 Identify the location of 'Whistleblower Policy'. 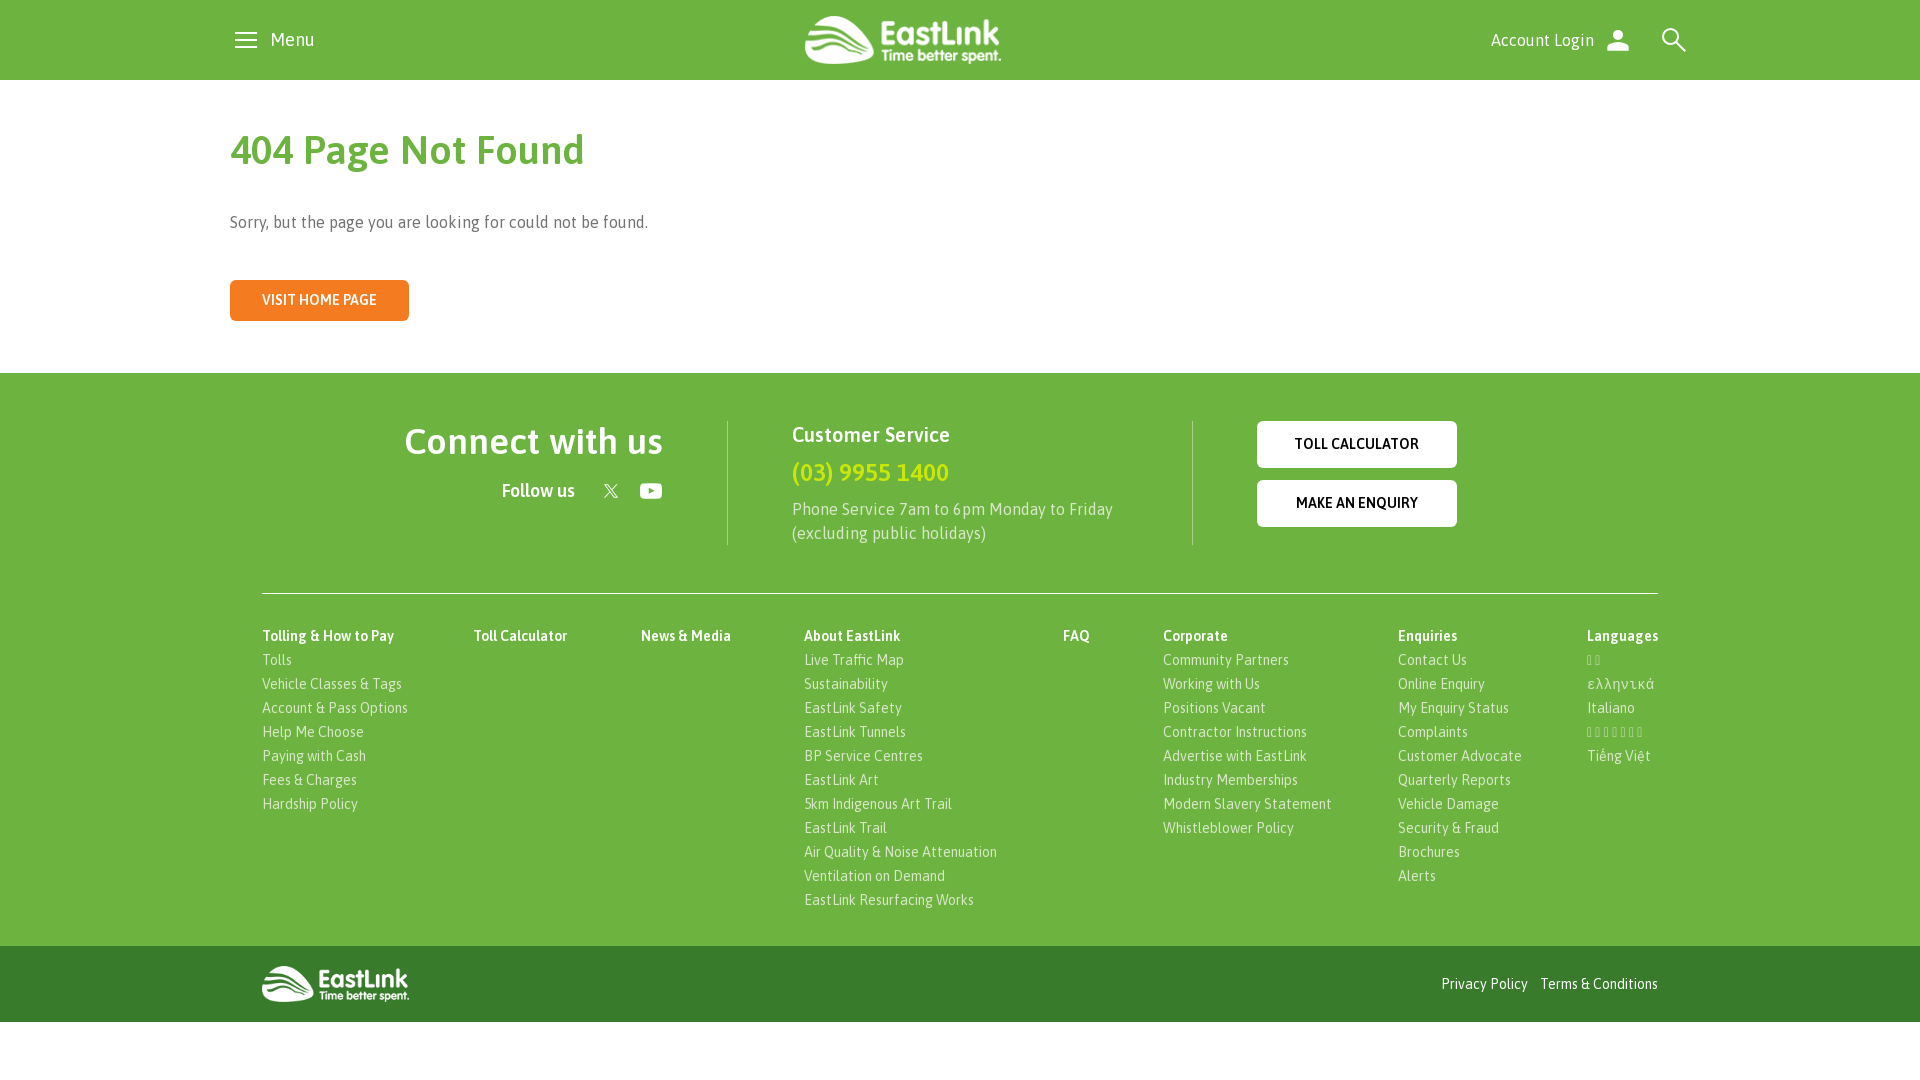
(1162, 828).